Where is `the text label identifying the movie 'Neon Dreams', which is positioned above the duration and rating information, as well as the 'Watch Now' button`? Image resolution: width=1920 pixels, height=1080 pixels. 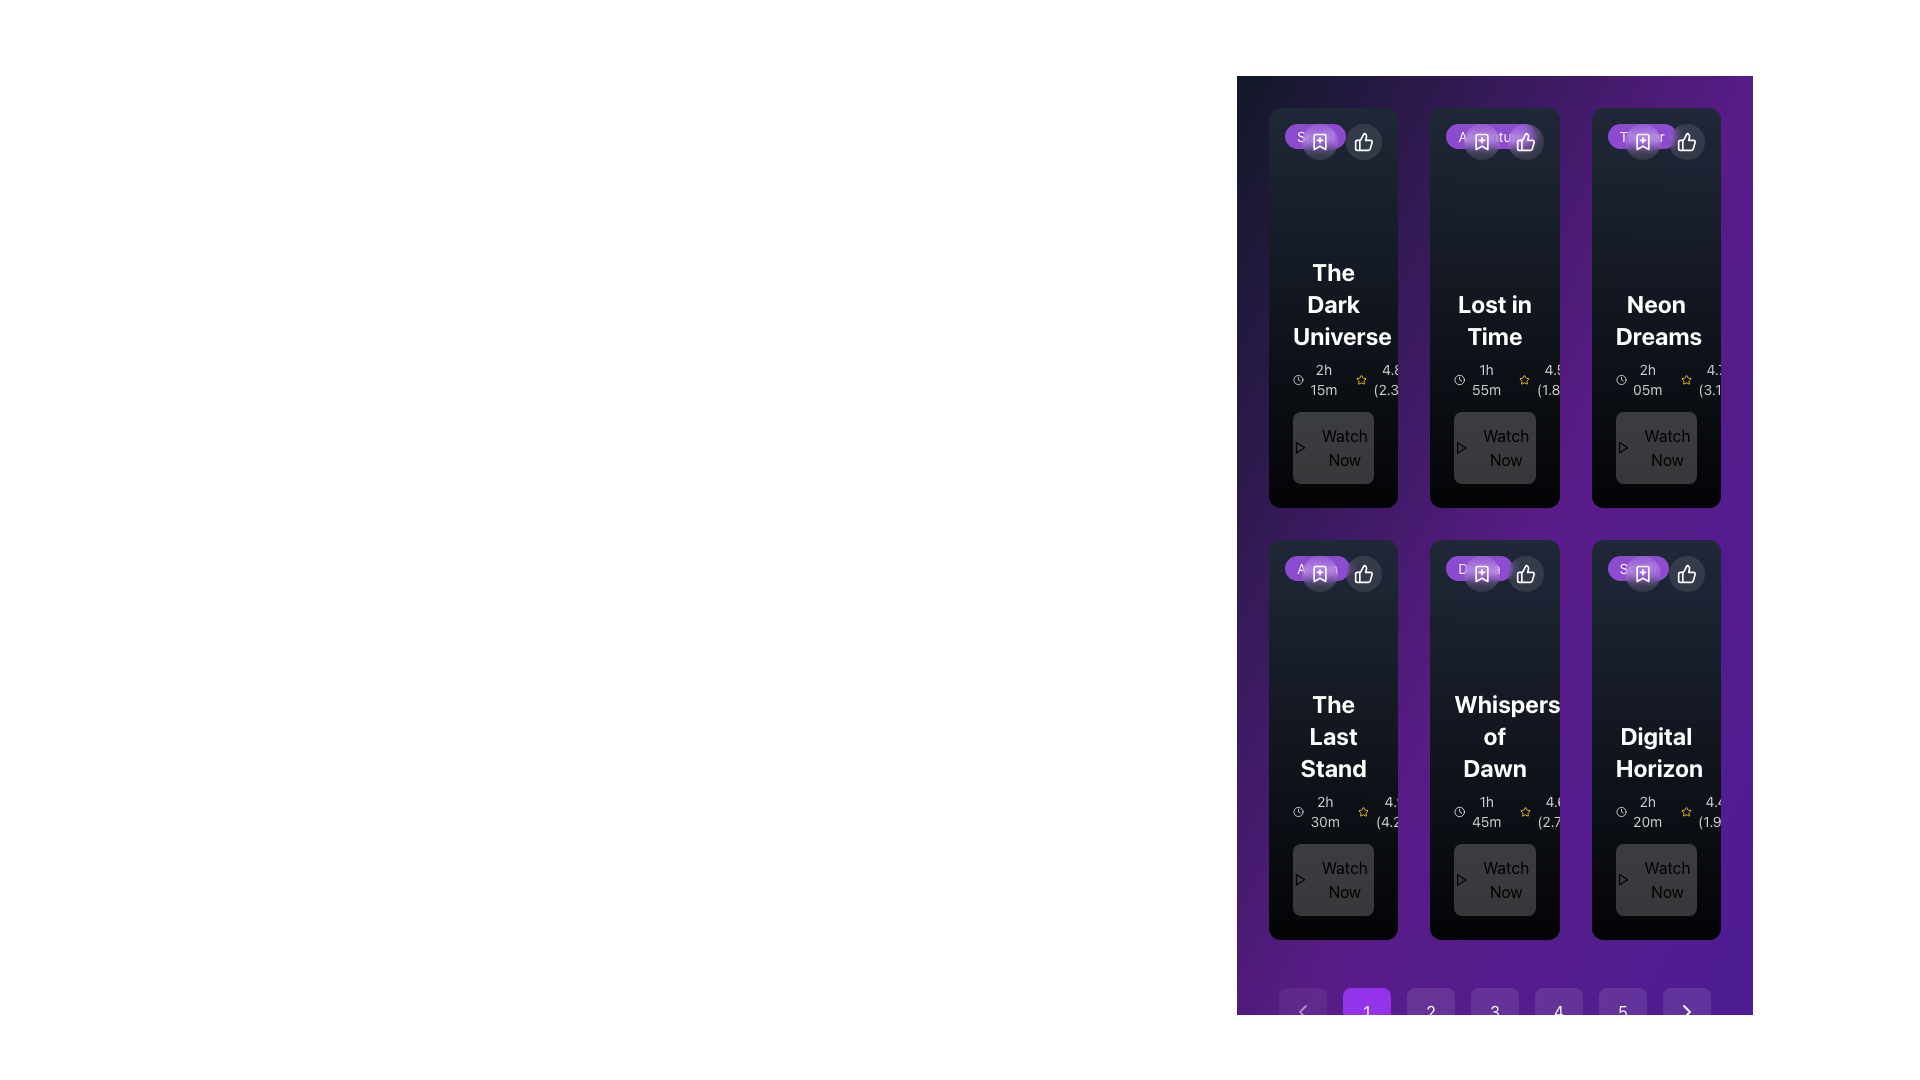 the text label identifying the movie 'Neon Dreams', which is positioned above the duration and rating information, as well as the 'Watch Now' button is located at coordinates (1656, 319).